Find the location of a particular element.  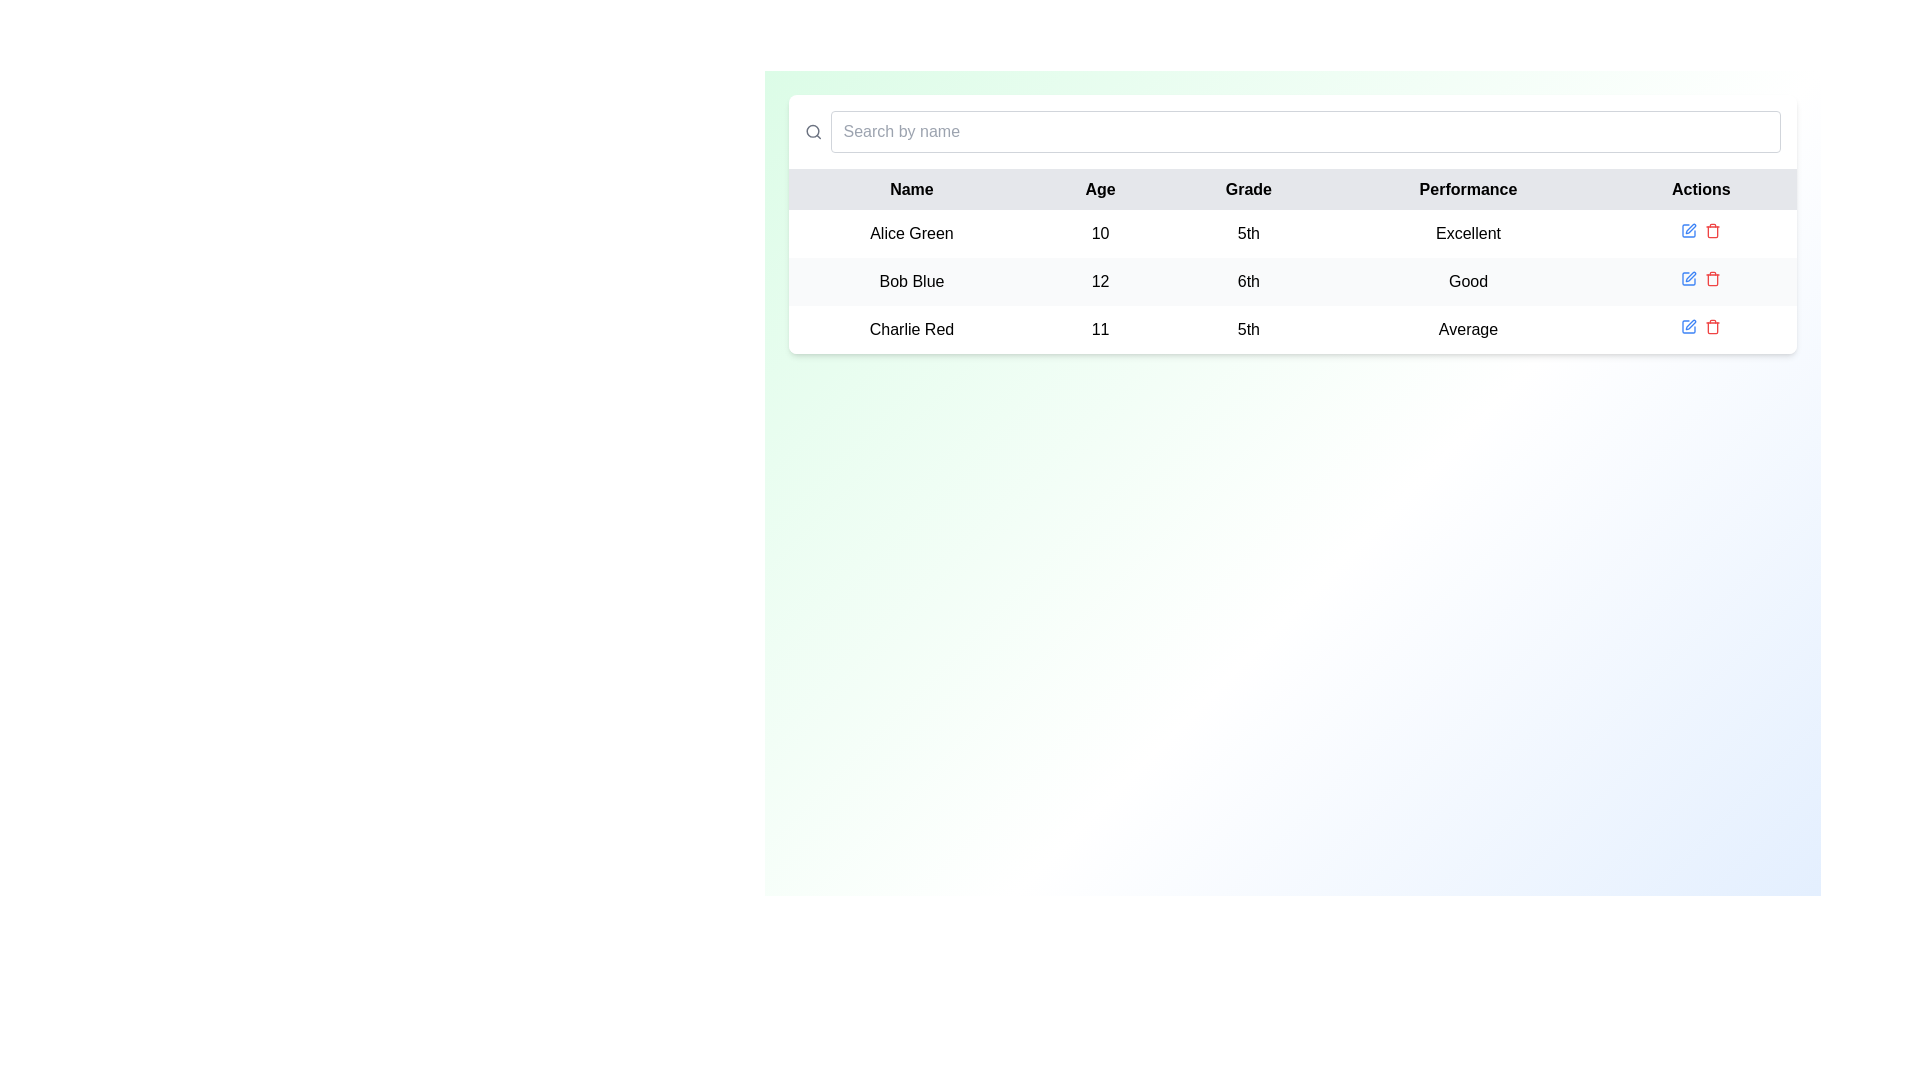

the numeric text label displaying the value '10' in the 'Age' column of the table, aligned with 'Alice Green' and '5th' is located at coordinates (1099, 233).